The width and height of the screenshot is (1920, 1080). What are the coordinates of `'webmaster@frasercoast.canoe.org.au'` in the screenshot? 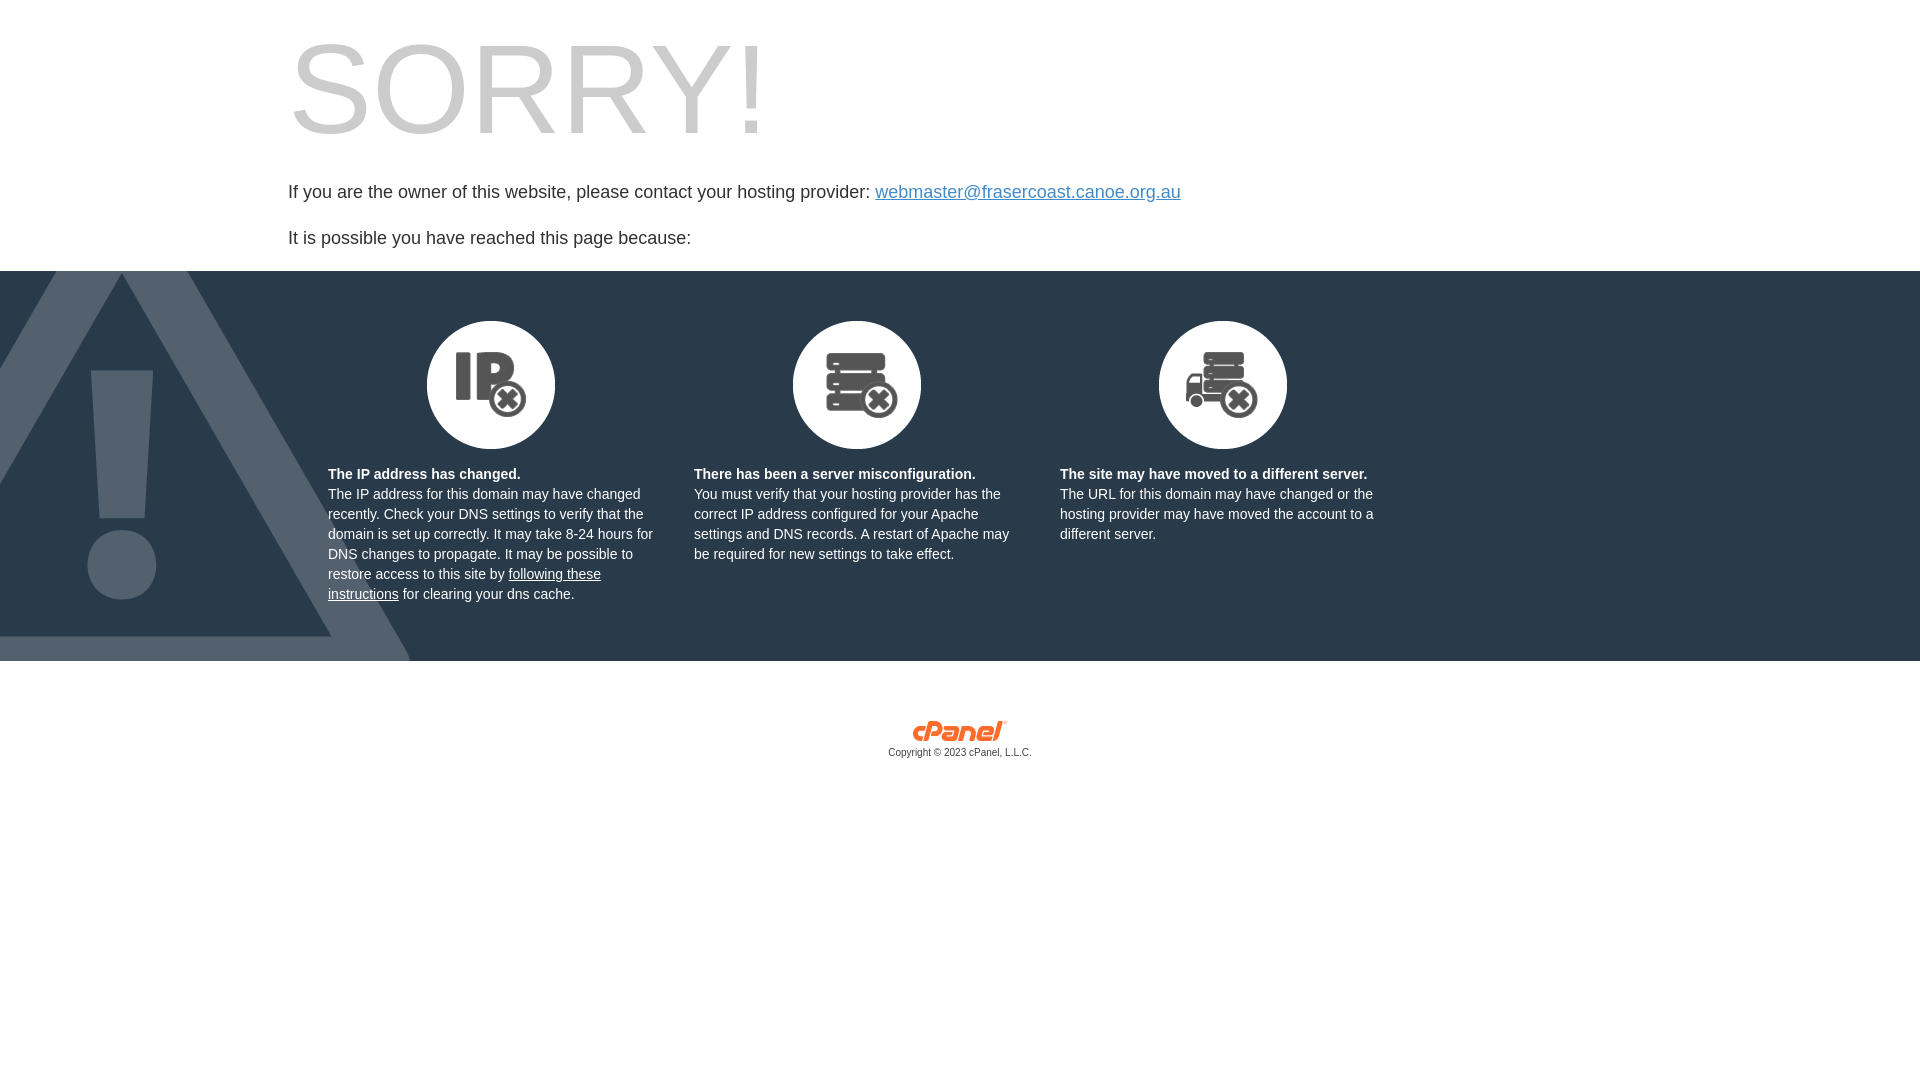 It's located at (1027, 192).